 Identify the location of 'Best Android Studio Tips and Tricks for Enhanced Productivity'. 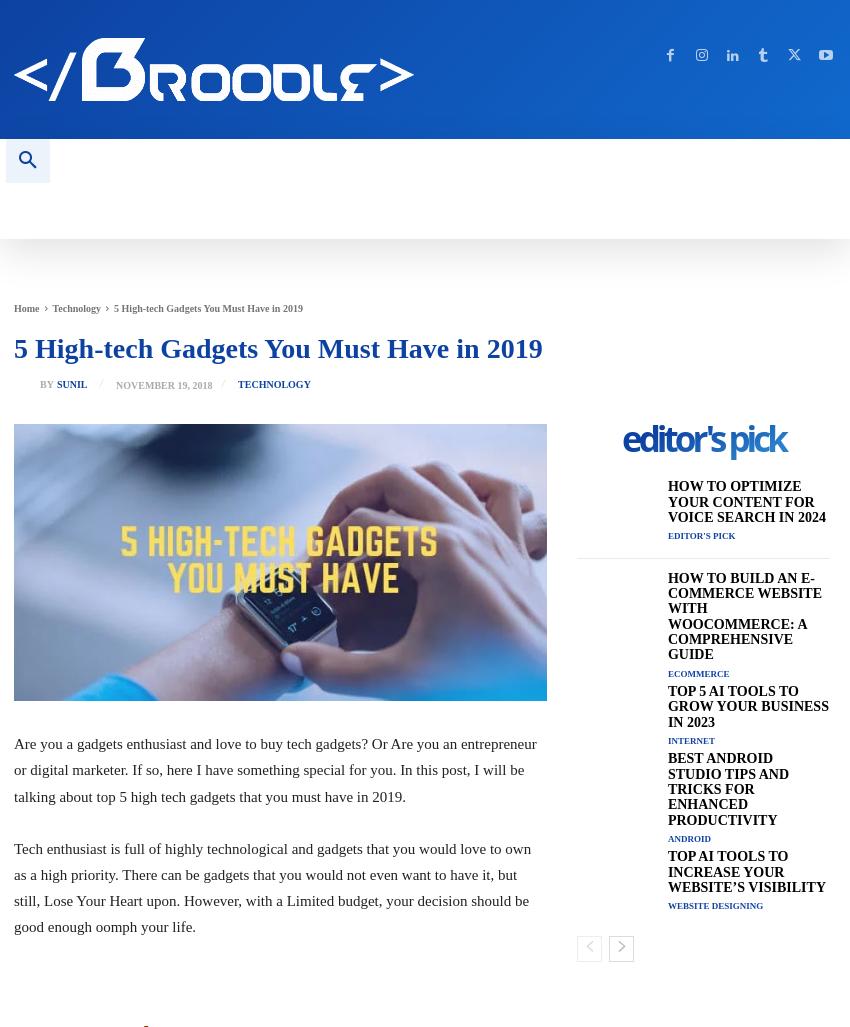
(728, 788).